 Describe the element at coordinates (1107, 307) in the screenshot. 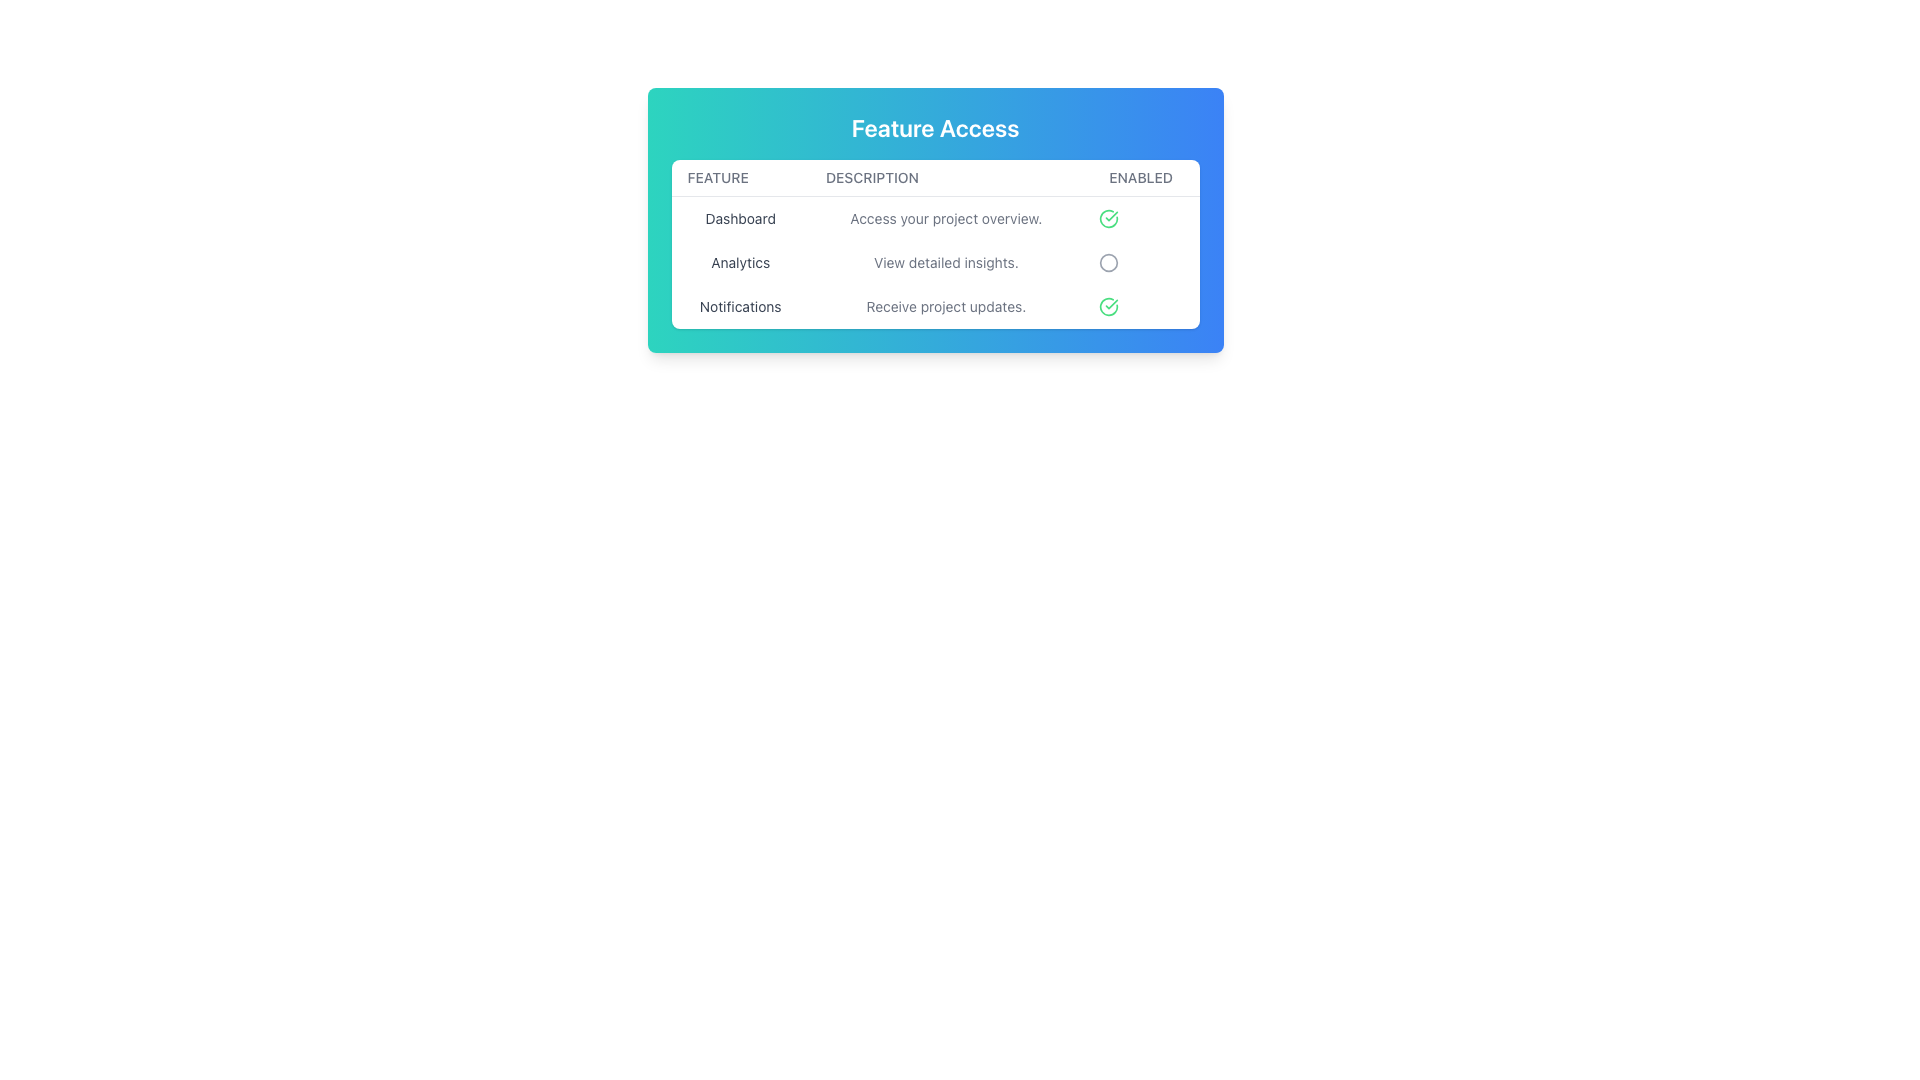

I see `the green circular graphic icon indicating the 'Dashboard' feature is enabled, located in the 'Feature Access' section under the 'Enabled' column of the 'Dashboard' row` at that location.